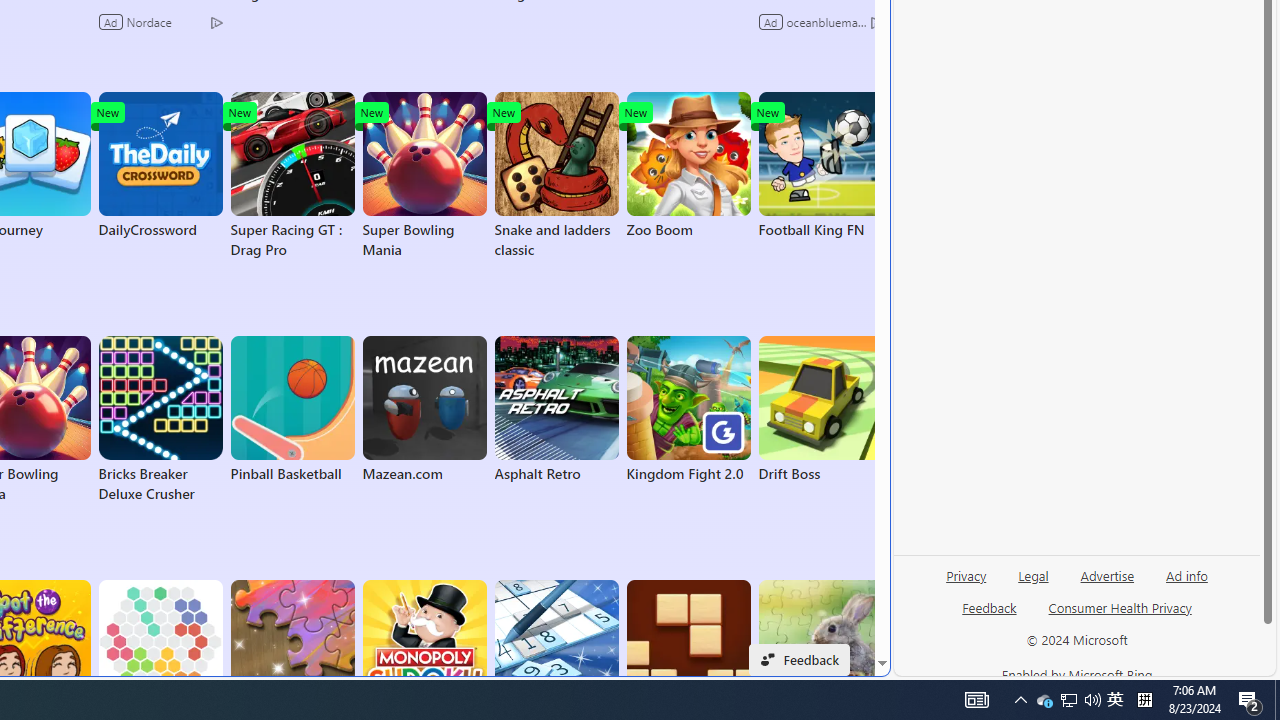  Describe the element at coordinates (291, 409) in the screenshot. I see `'Pinball Basketball'` at that location.